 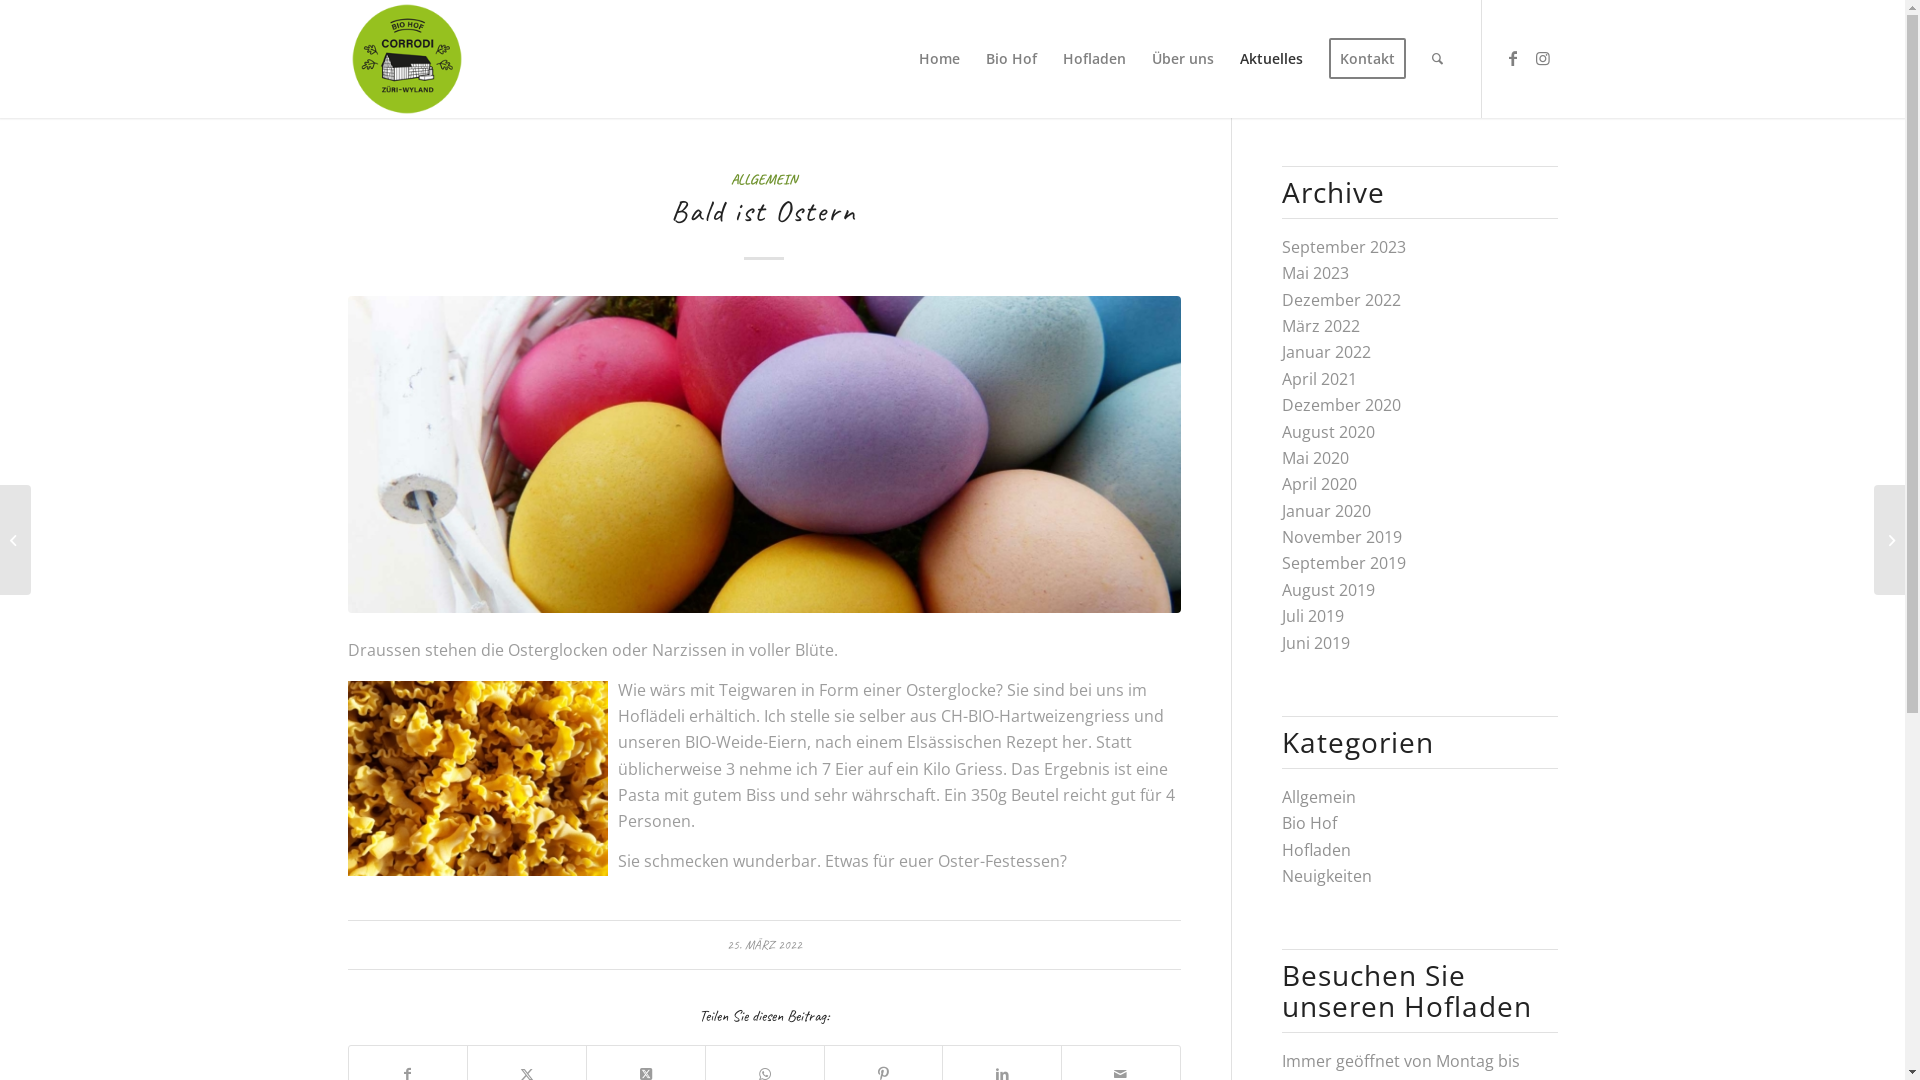 What do you see at coordinates (1281, 796) in the screenshot?
I see `'Allgemein'` at bounding box center [1281, 796].